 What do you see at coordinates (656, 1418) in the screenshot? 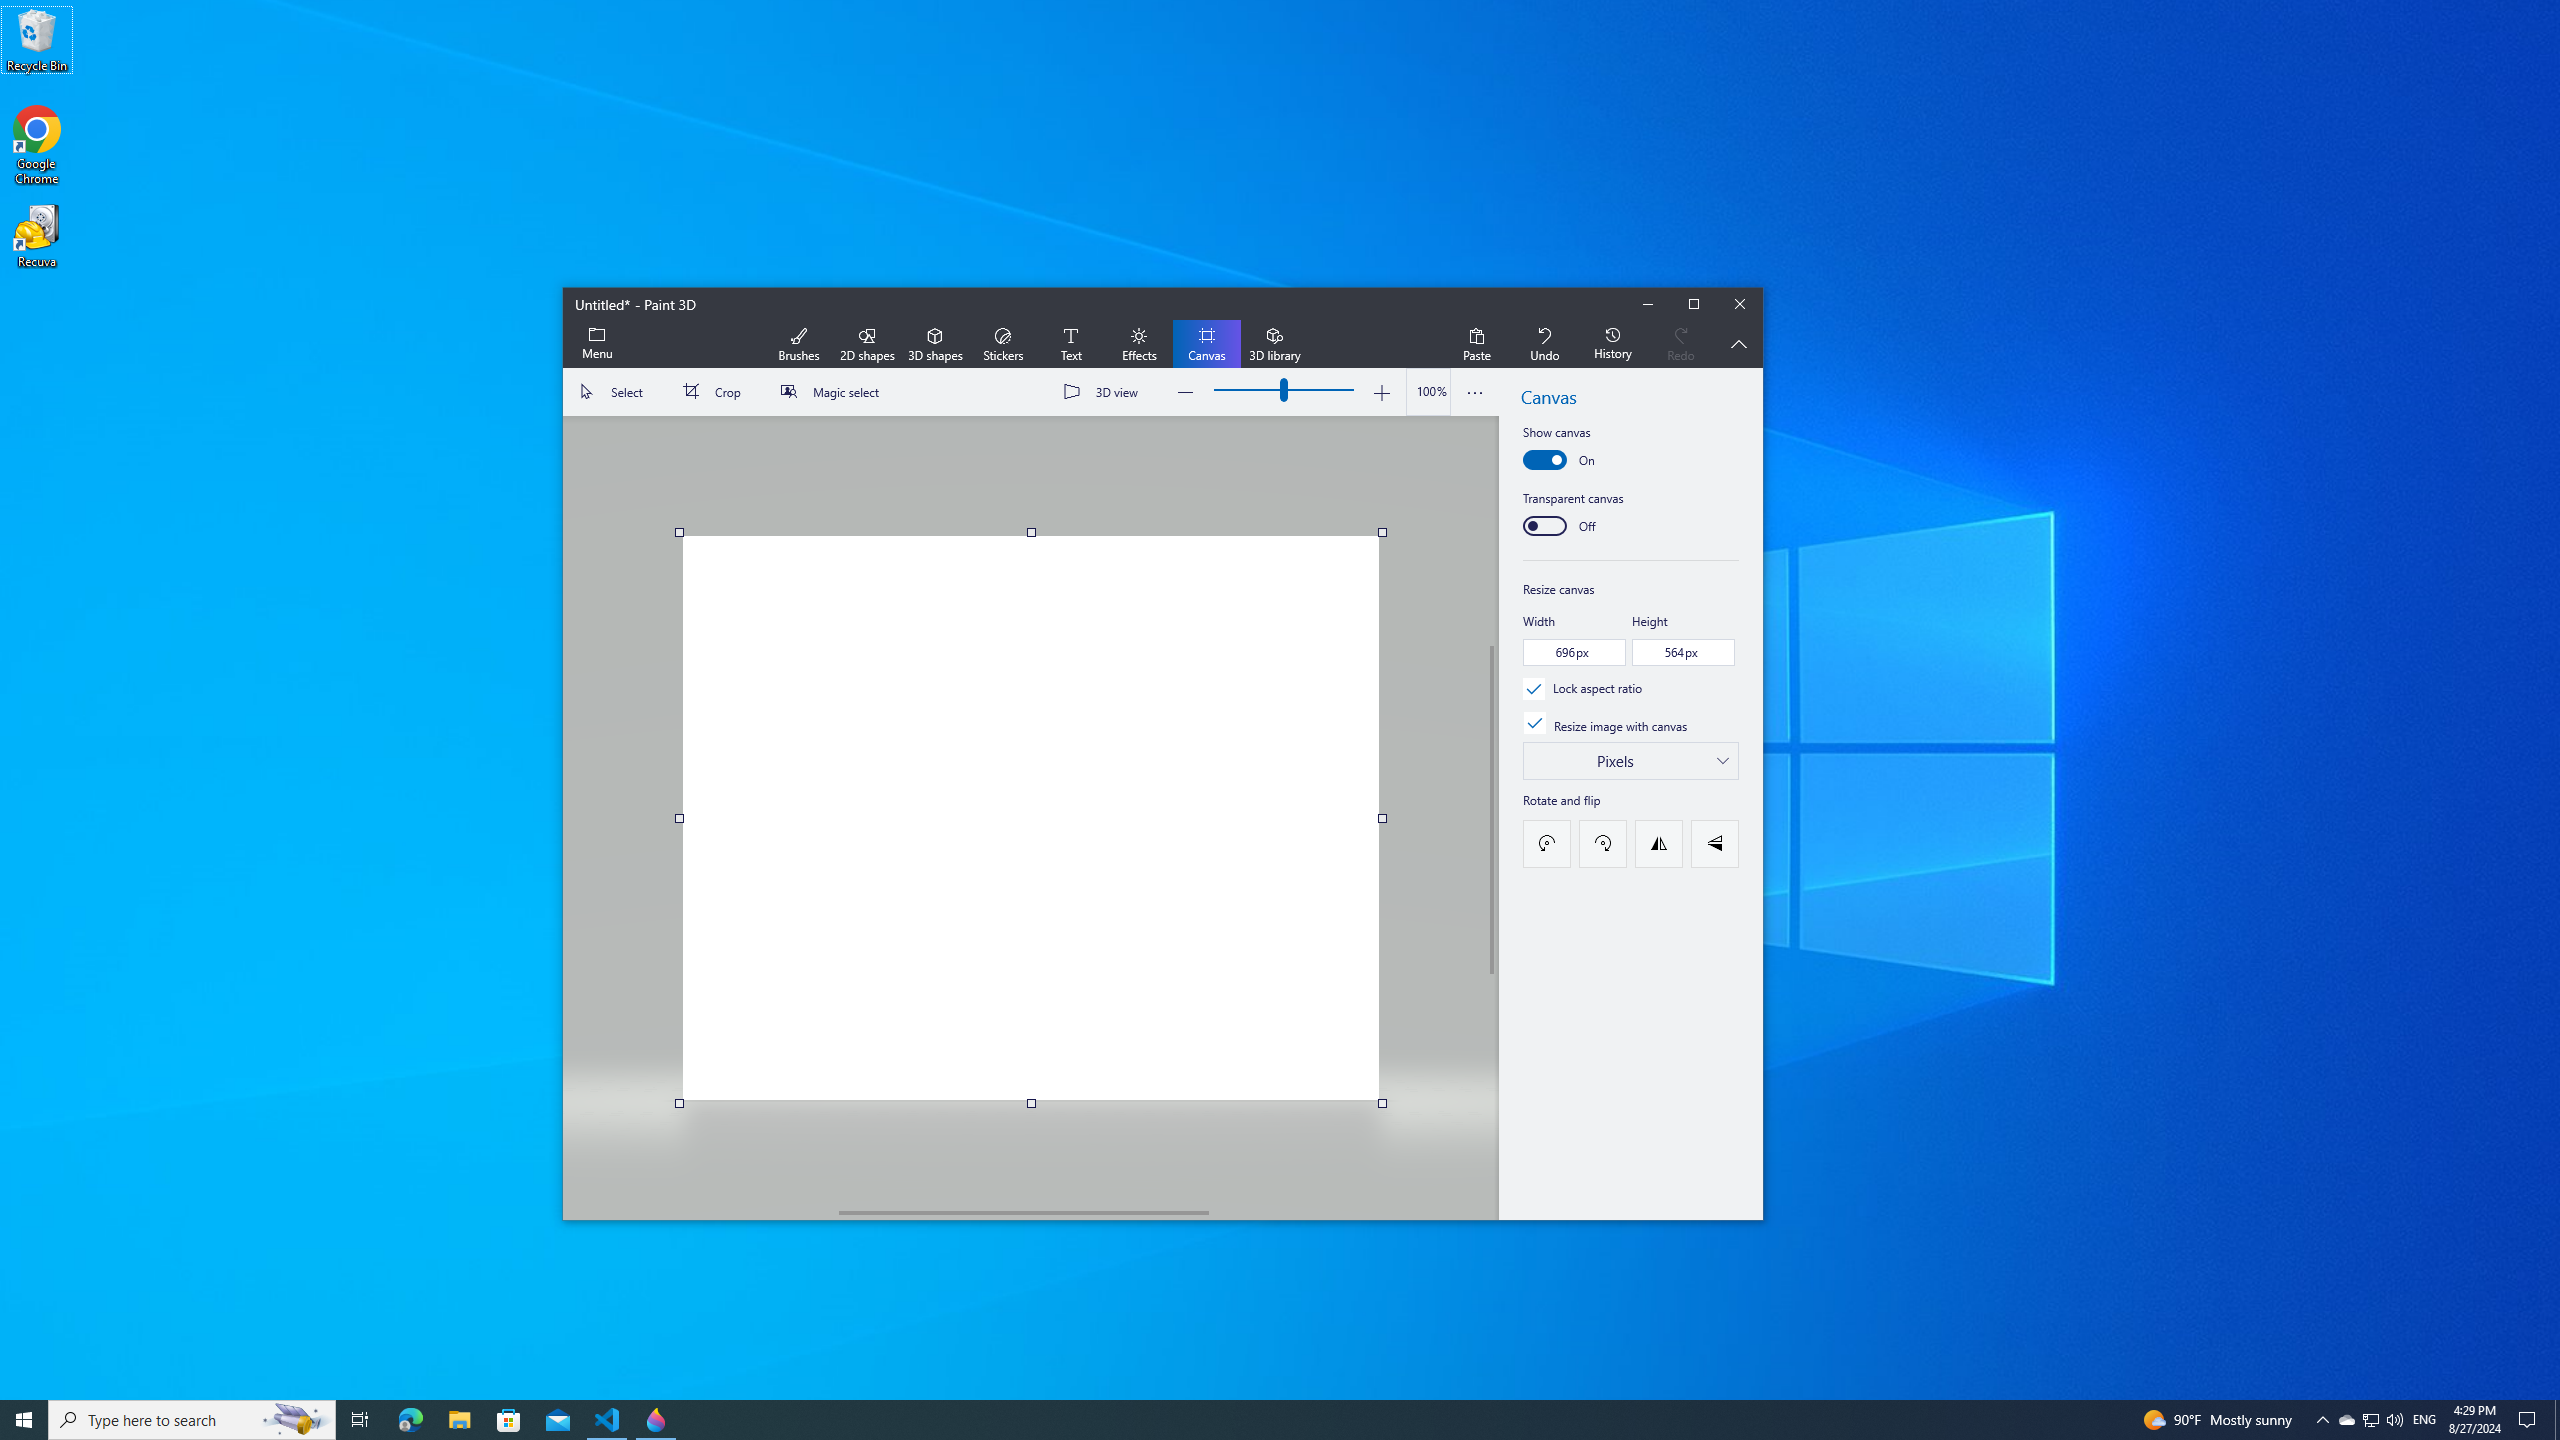
I see `'Paint 3D - 1 running window'` at bounding box center [656, 1418].